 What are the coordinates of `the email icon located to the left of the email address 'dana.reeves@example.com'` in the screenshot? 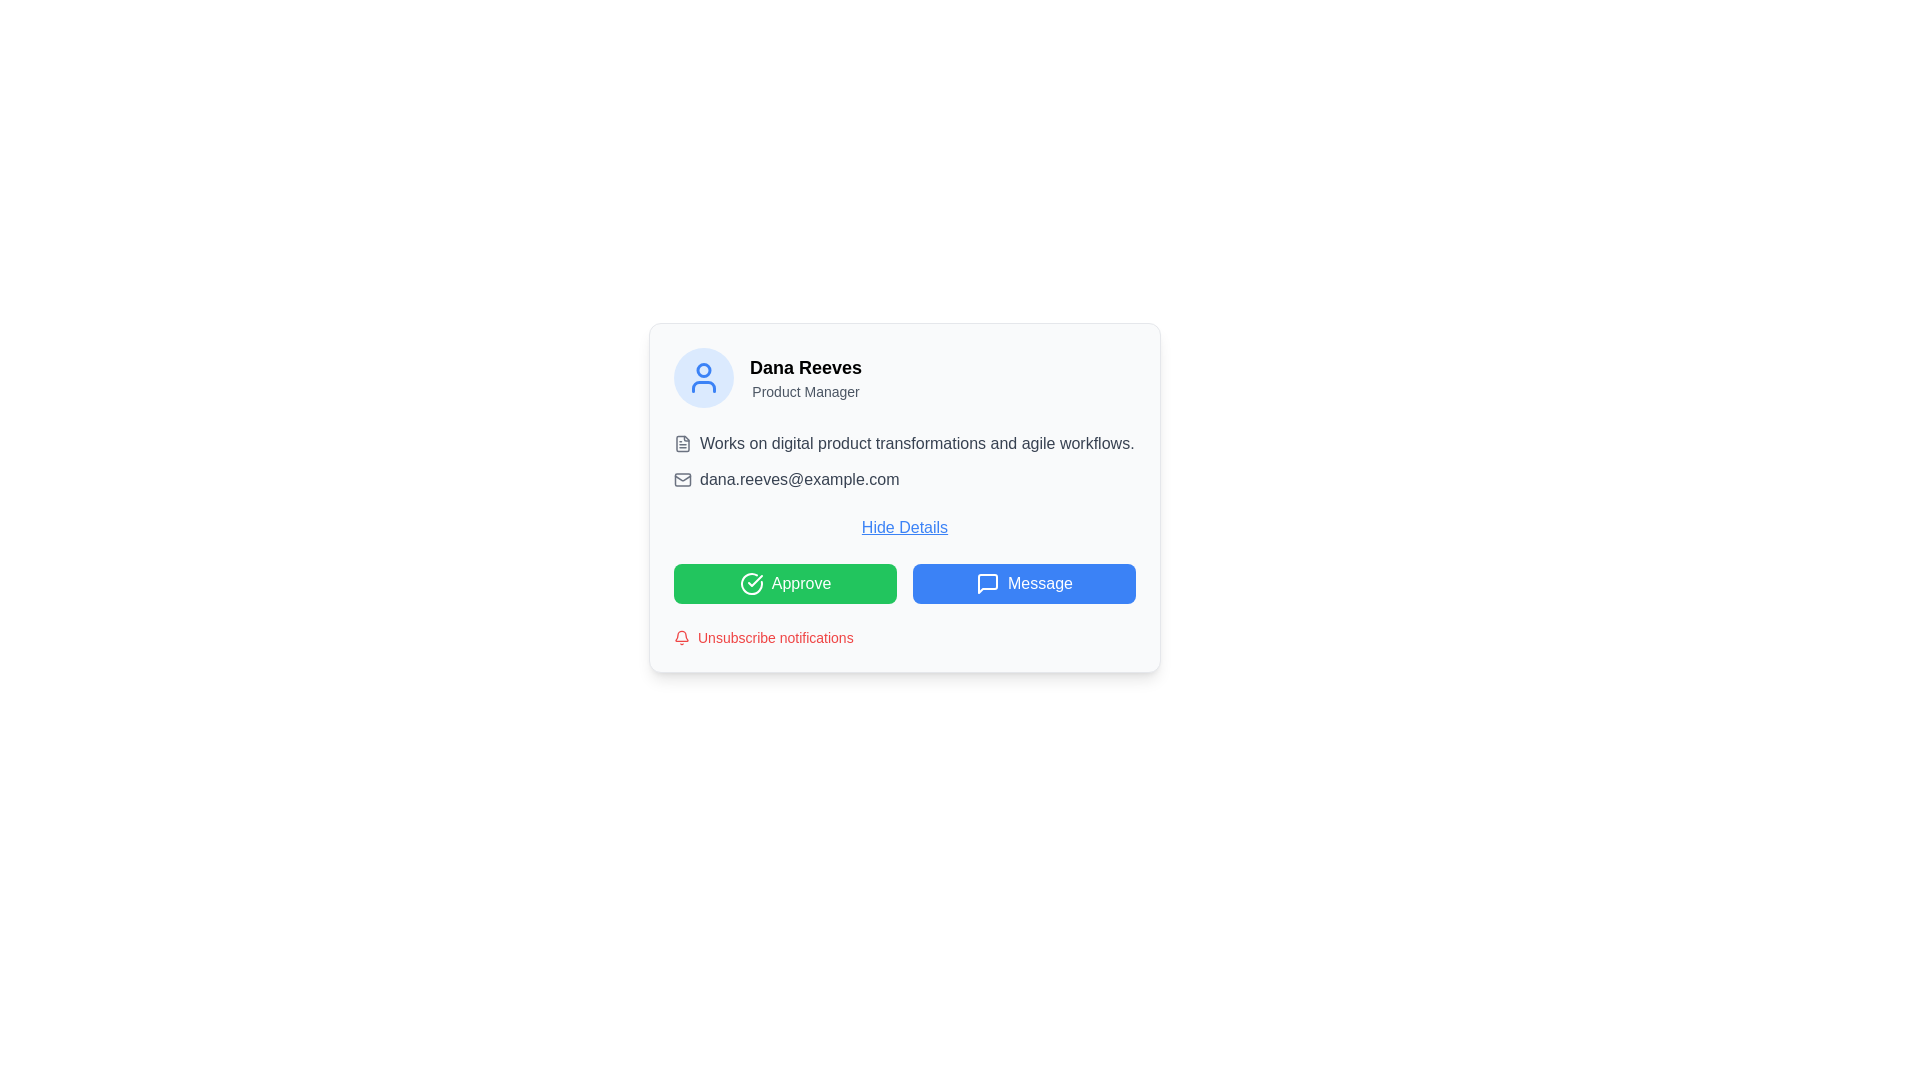 It's located at (682, 479).